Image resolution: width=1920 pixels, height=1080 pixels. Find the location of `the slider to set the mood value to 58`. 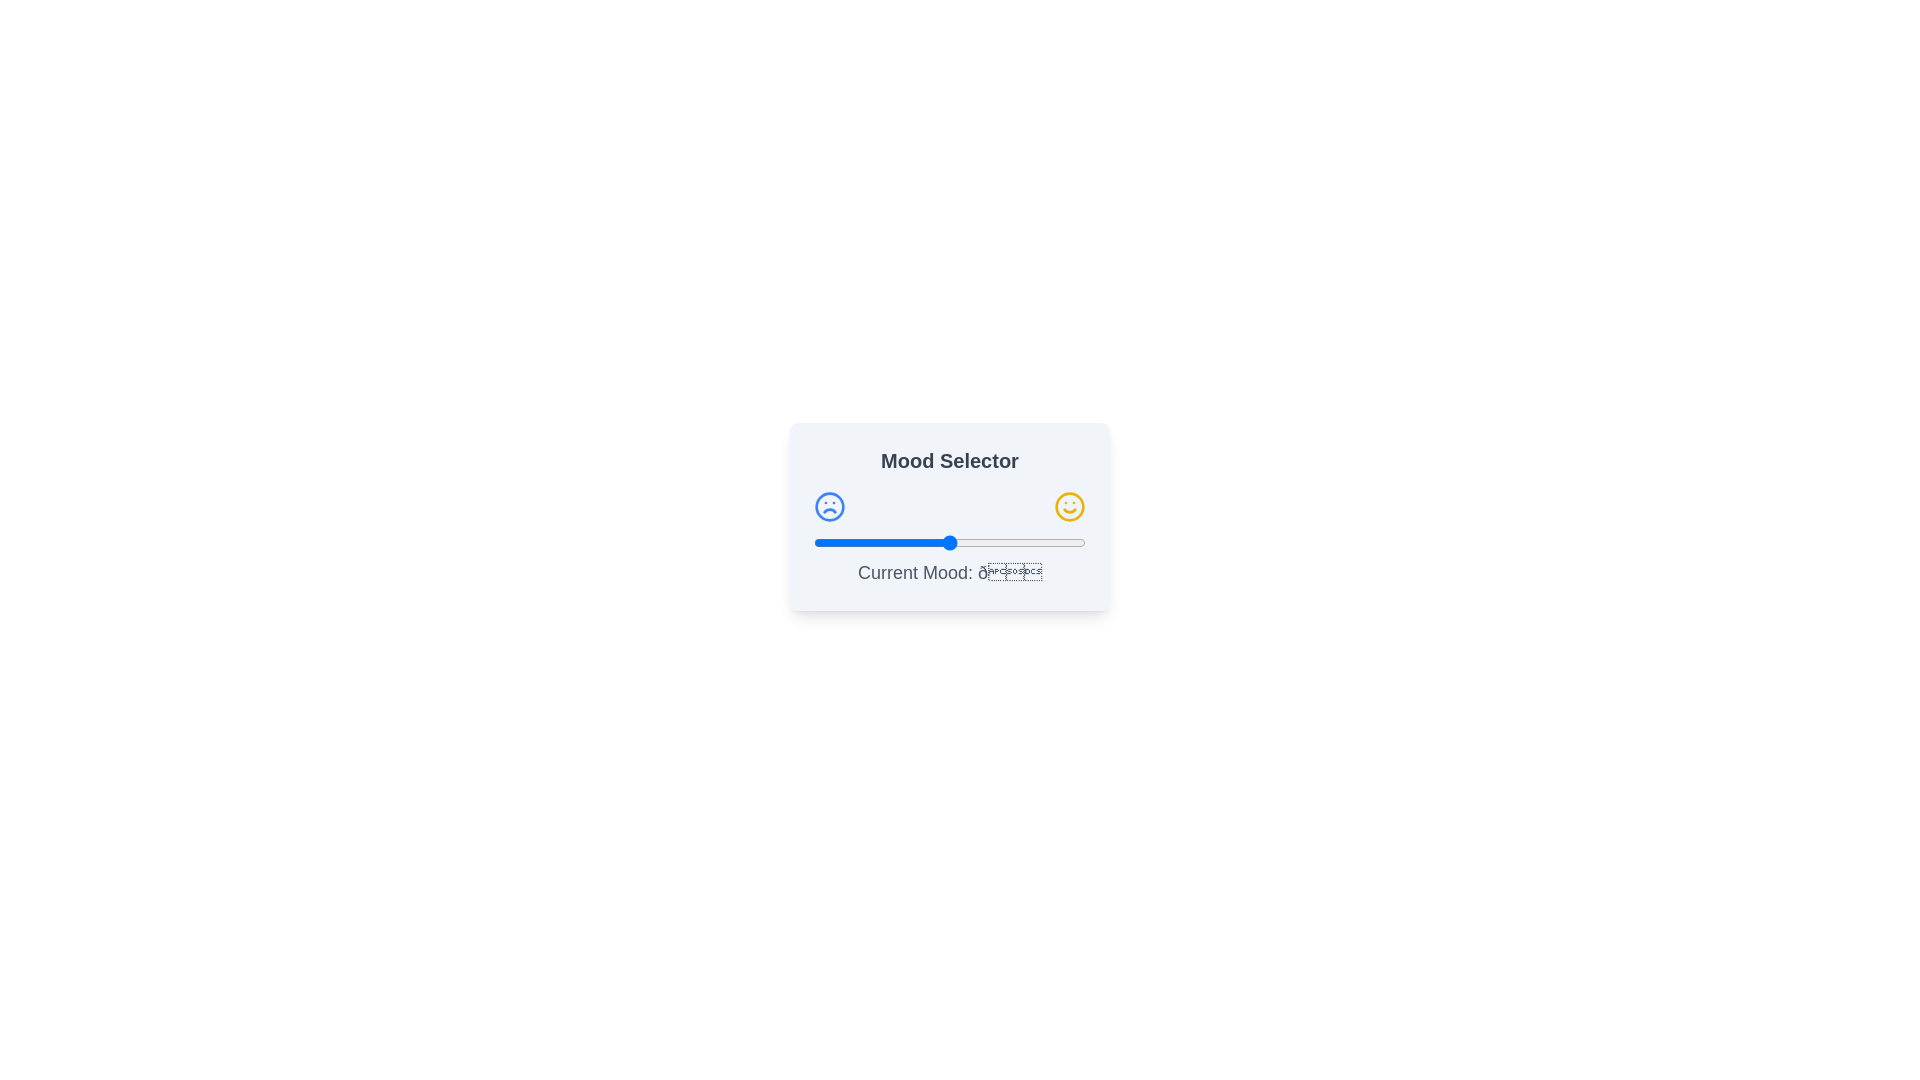

the slider to set the mood value to 58 is located at coordinates (971, 543).